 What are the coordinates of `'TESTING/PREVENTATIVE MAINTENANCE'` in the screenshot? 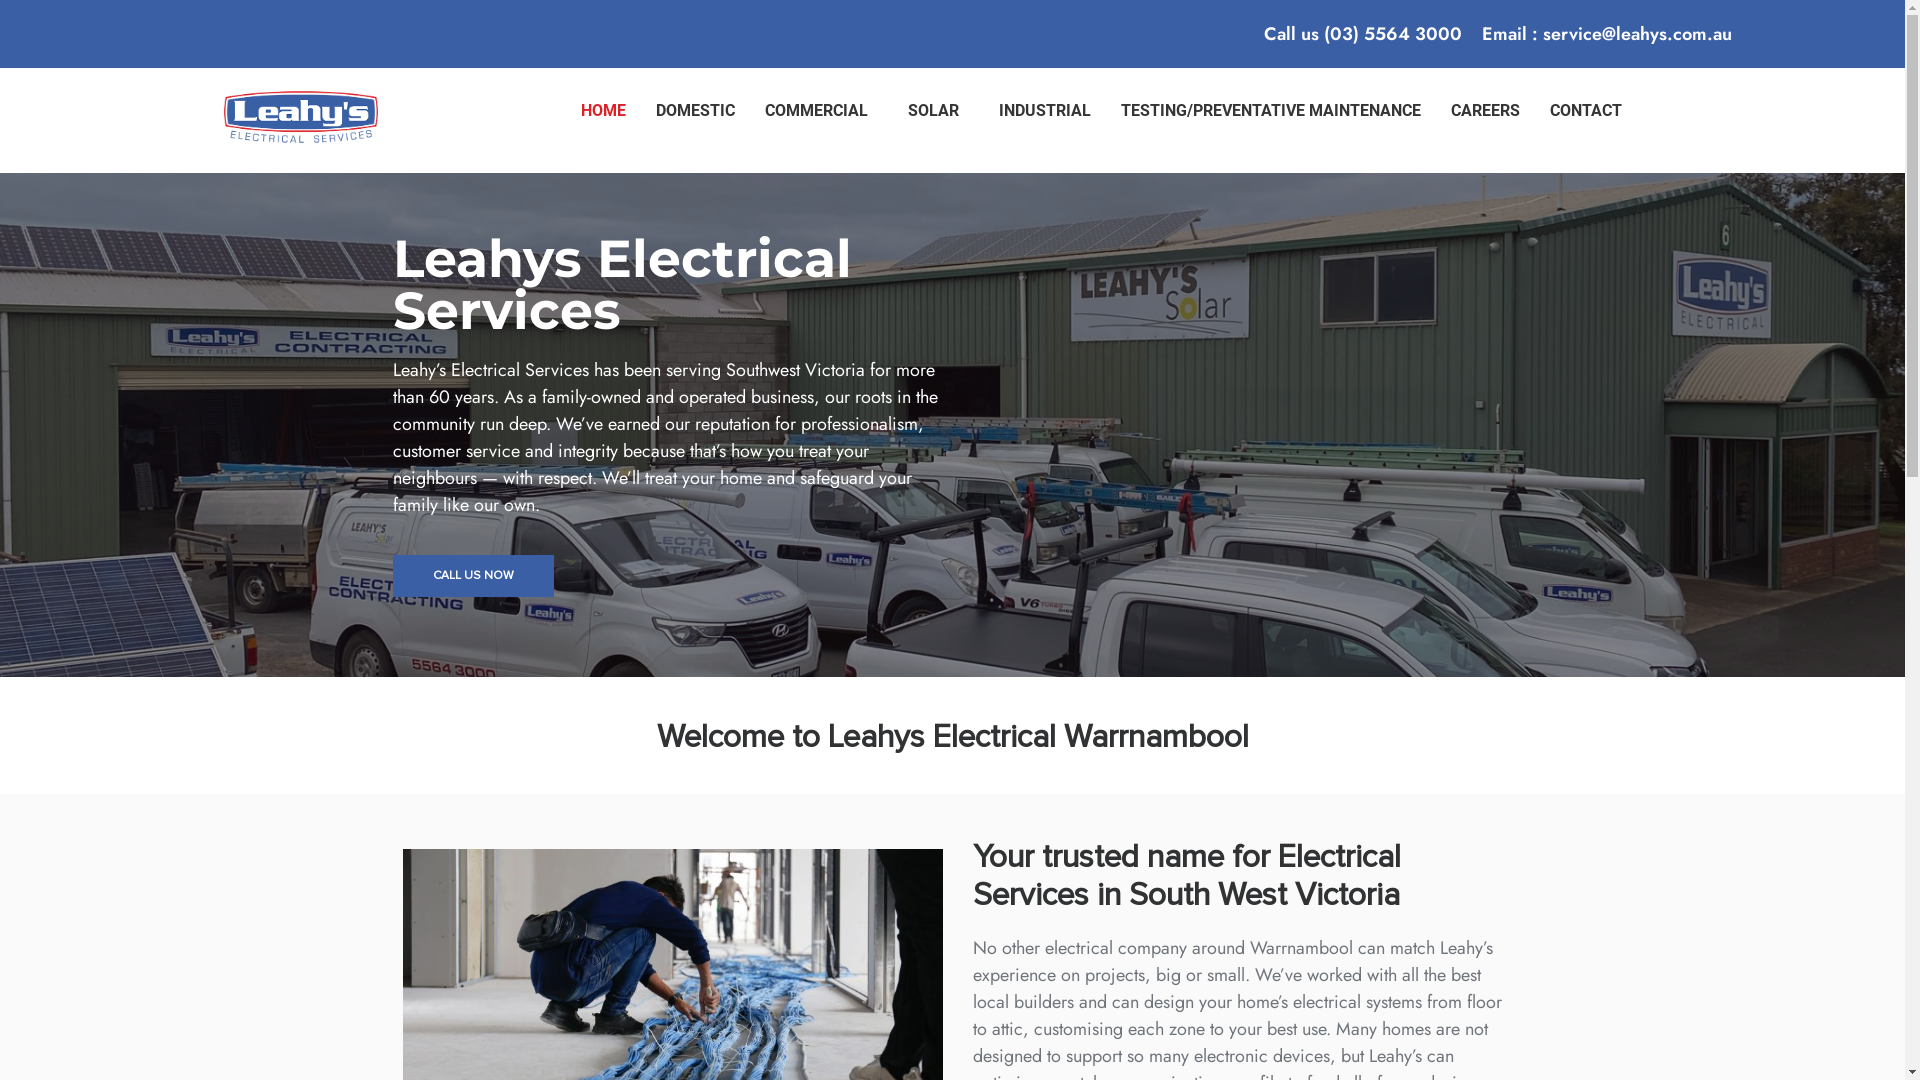 It's located at (1270, 111).